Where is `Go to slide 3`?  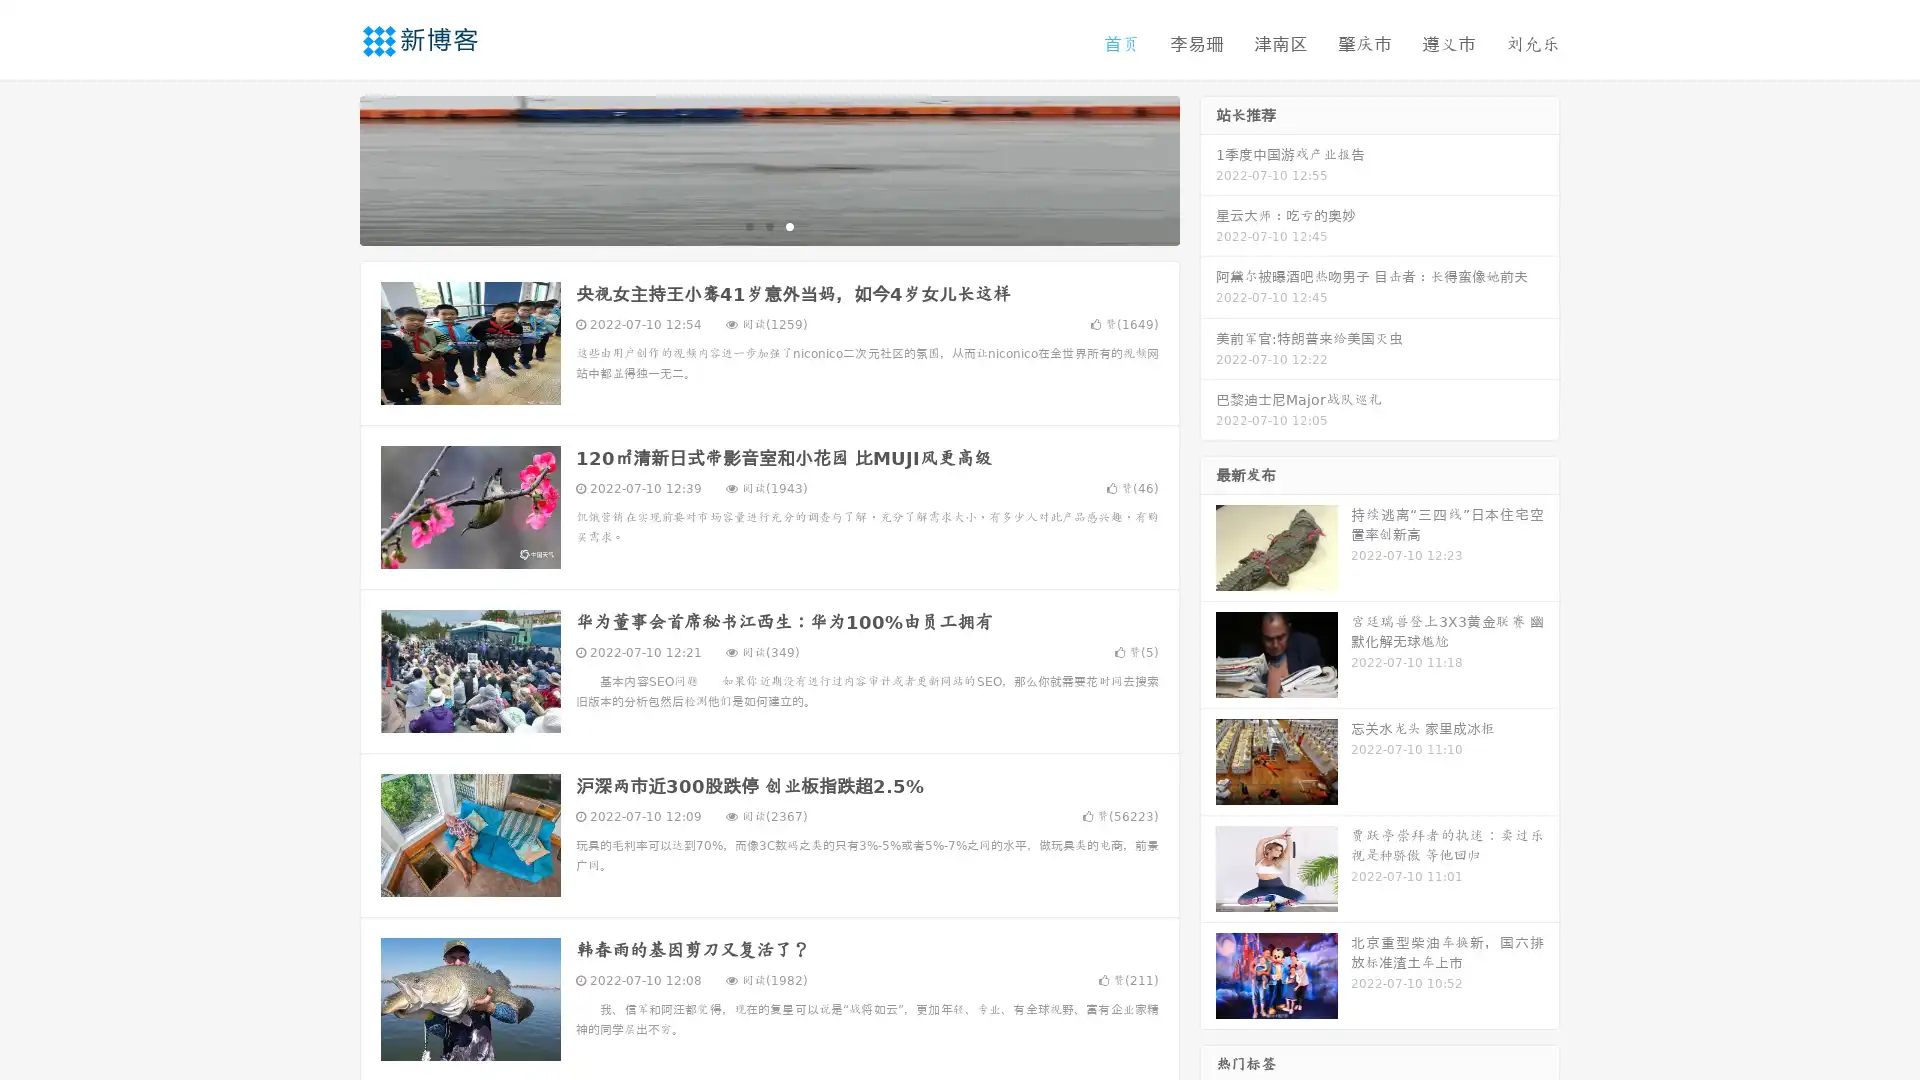
Go to slide 3 is located at coordinates (789, 225).